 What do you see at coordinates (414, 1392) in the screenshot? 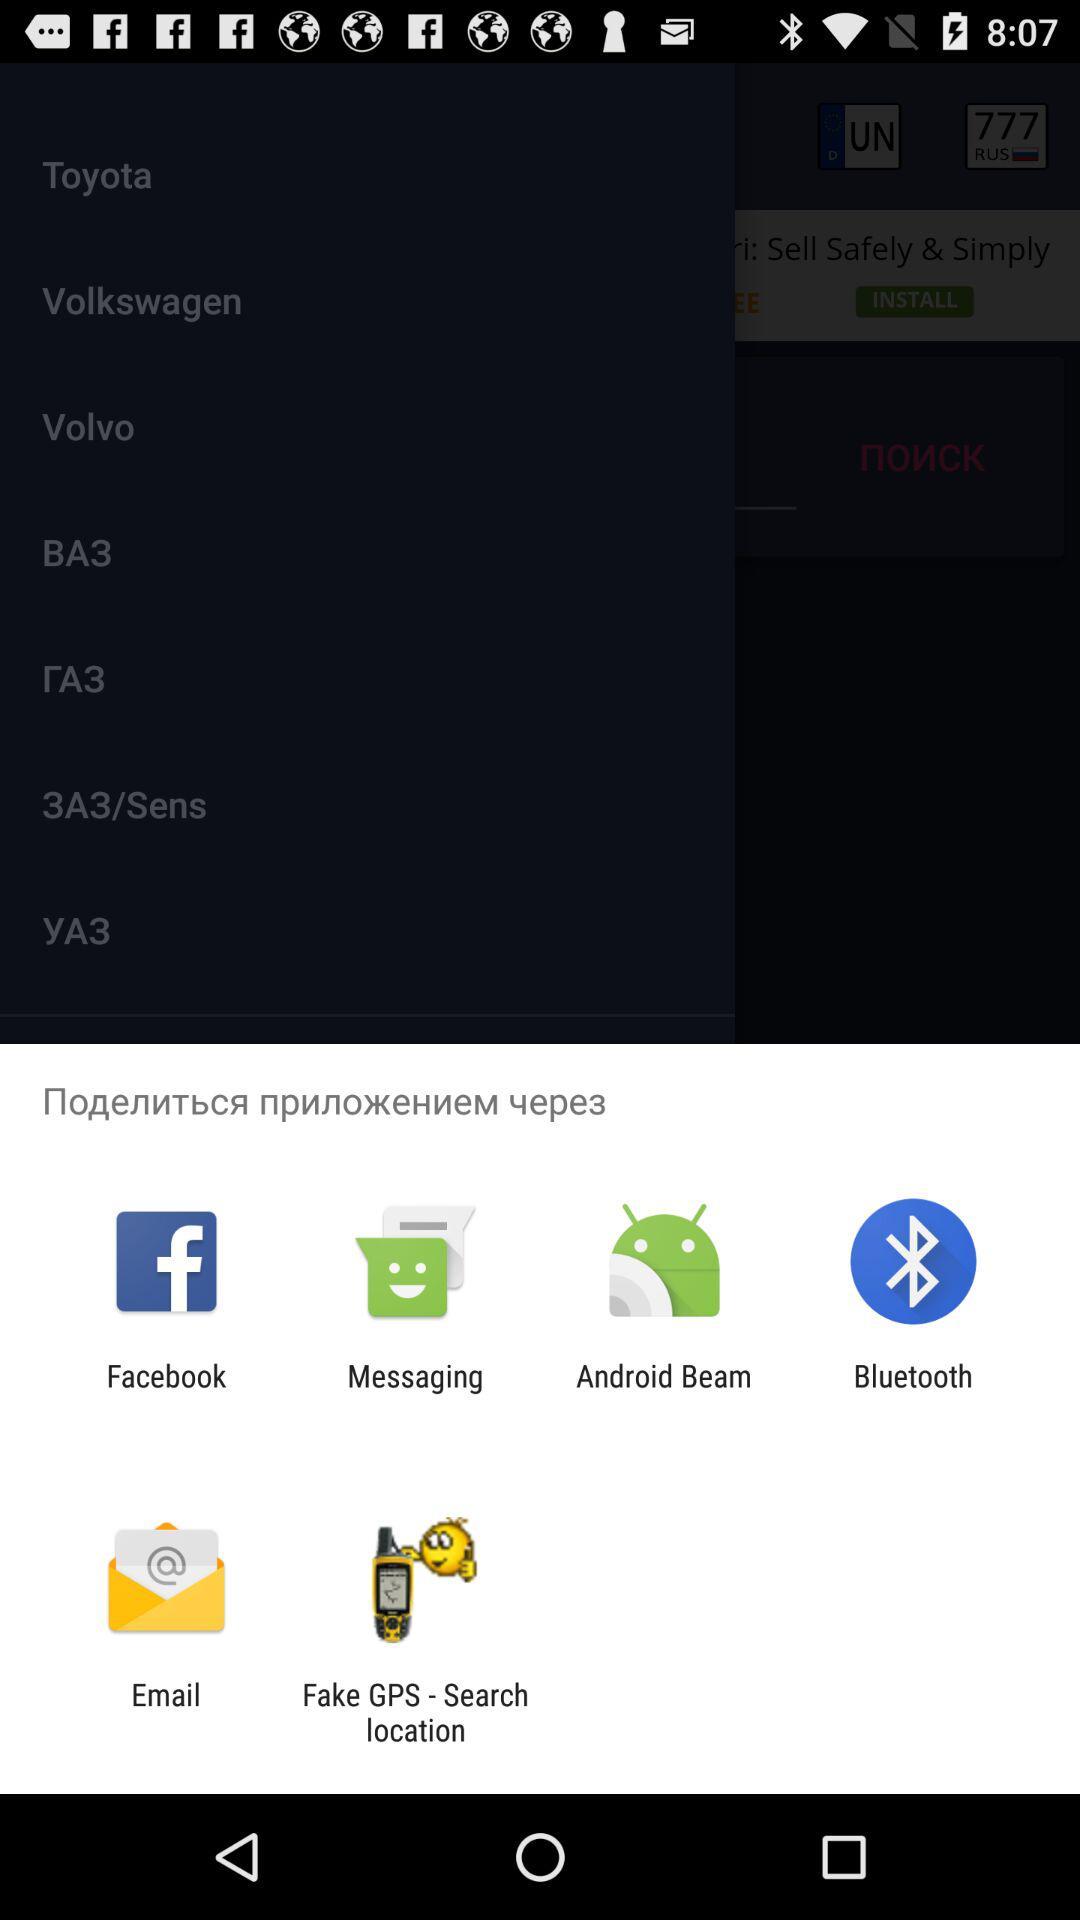
I see `icon next to facebook icon` at bounding box center [414, 1392].